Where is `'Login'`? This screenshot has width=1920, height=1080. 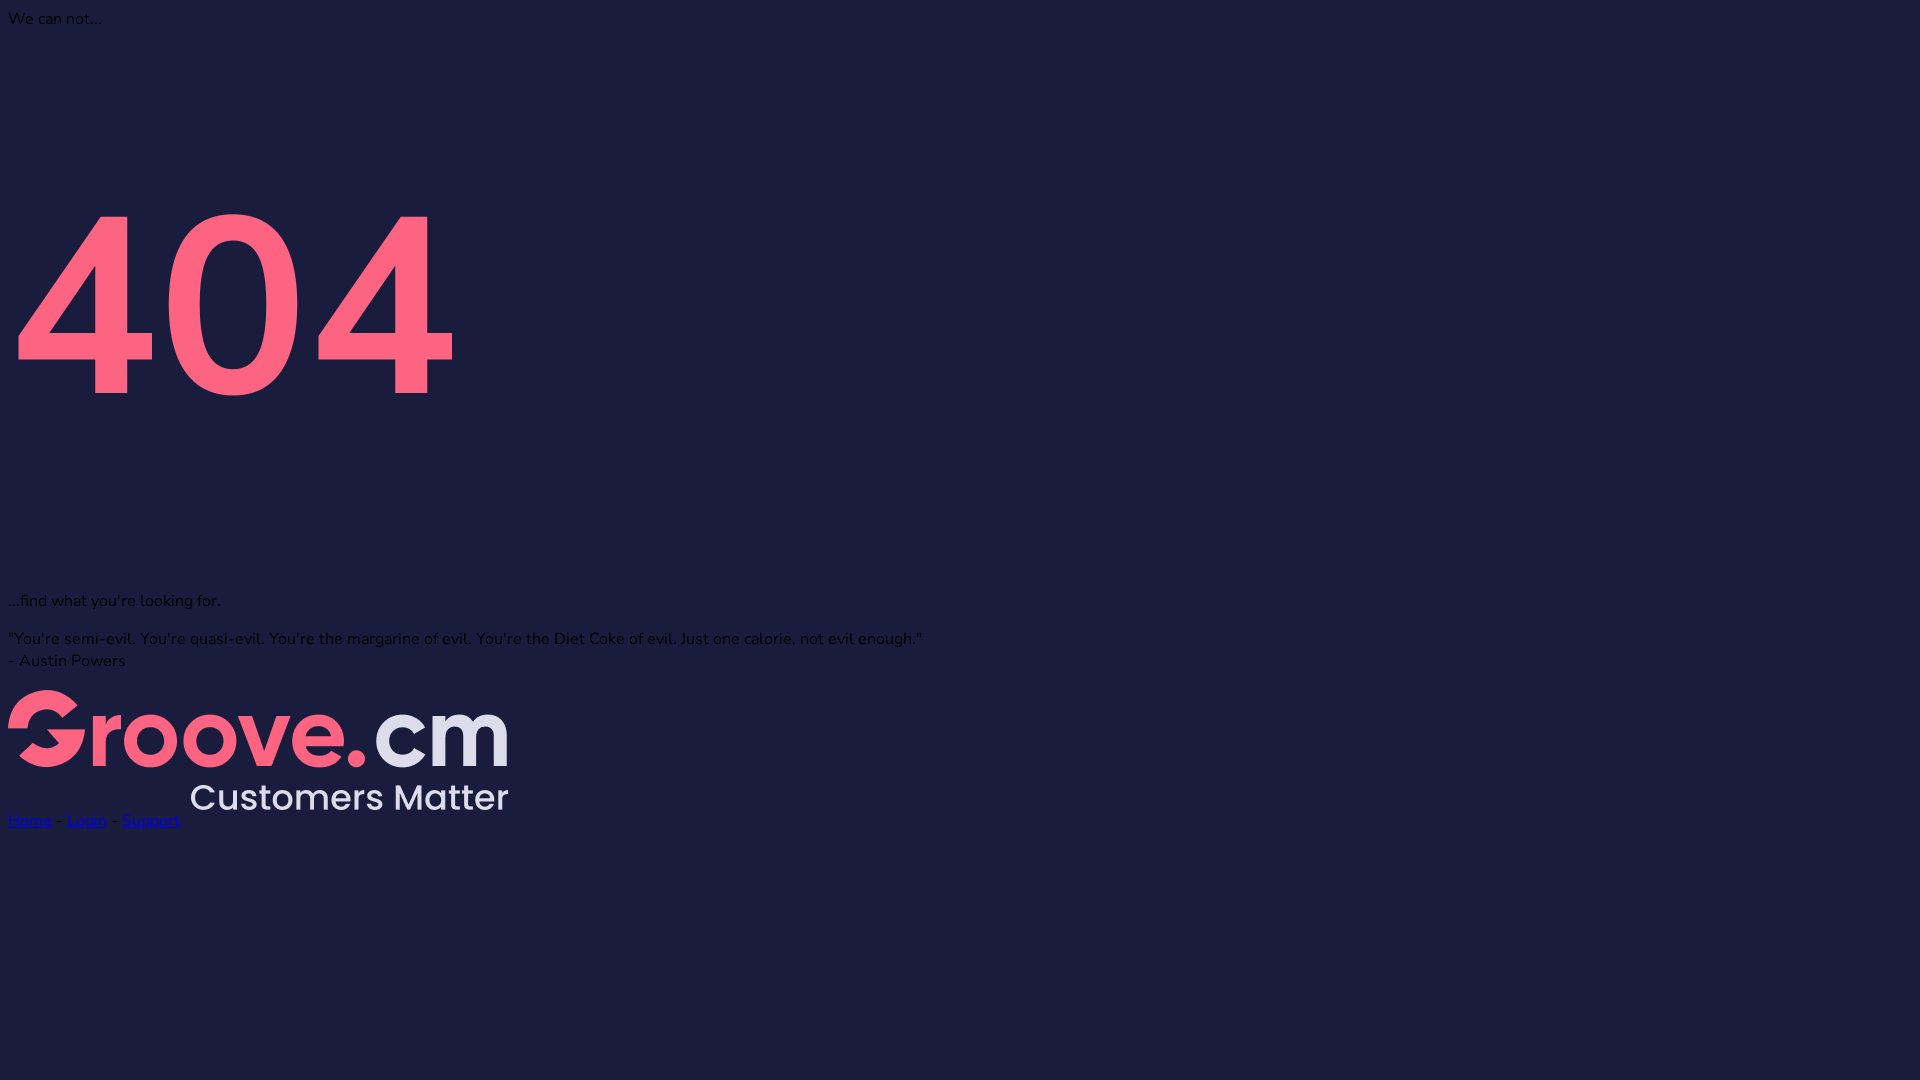
'Login' is located at coordinates (85, 821).